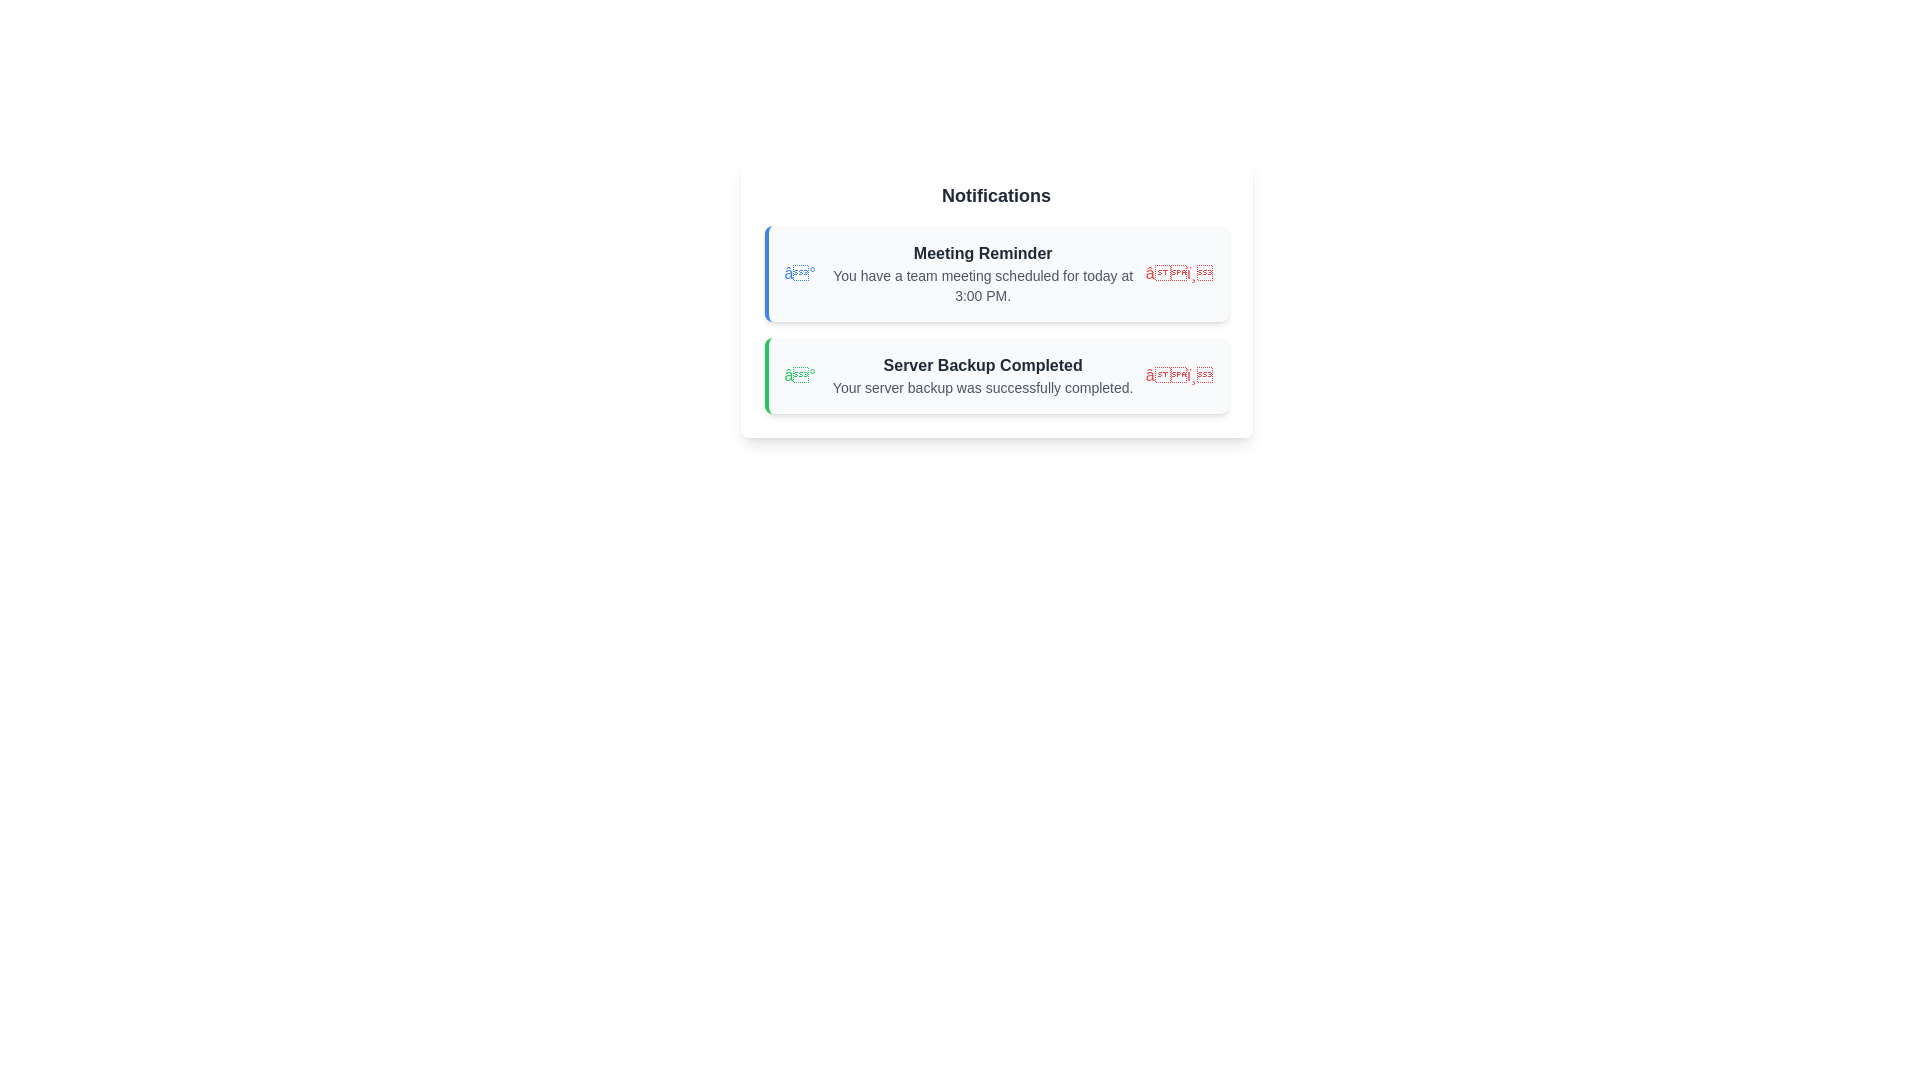 The image size is (1920, 1080). What do you see at coordinates (983, 285) in the screenshot?
I see `text label that says 'You have a team meeting scheduled for today at 3:00 PM.' which is styled minimally with a small-sized, gray font and is located below the 'Meeting Reminder' heading` at bounding box center [983, 285].